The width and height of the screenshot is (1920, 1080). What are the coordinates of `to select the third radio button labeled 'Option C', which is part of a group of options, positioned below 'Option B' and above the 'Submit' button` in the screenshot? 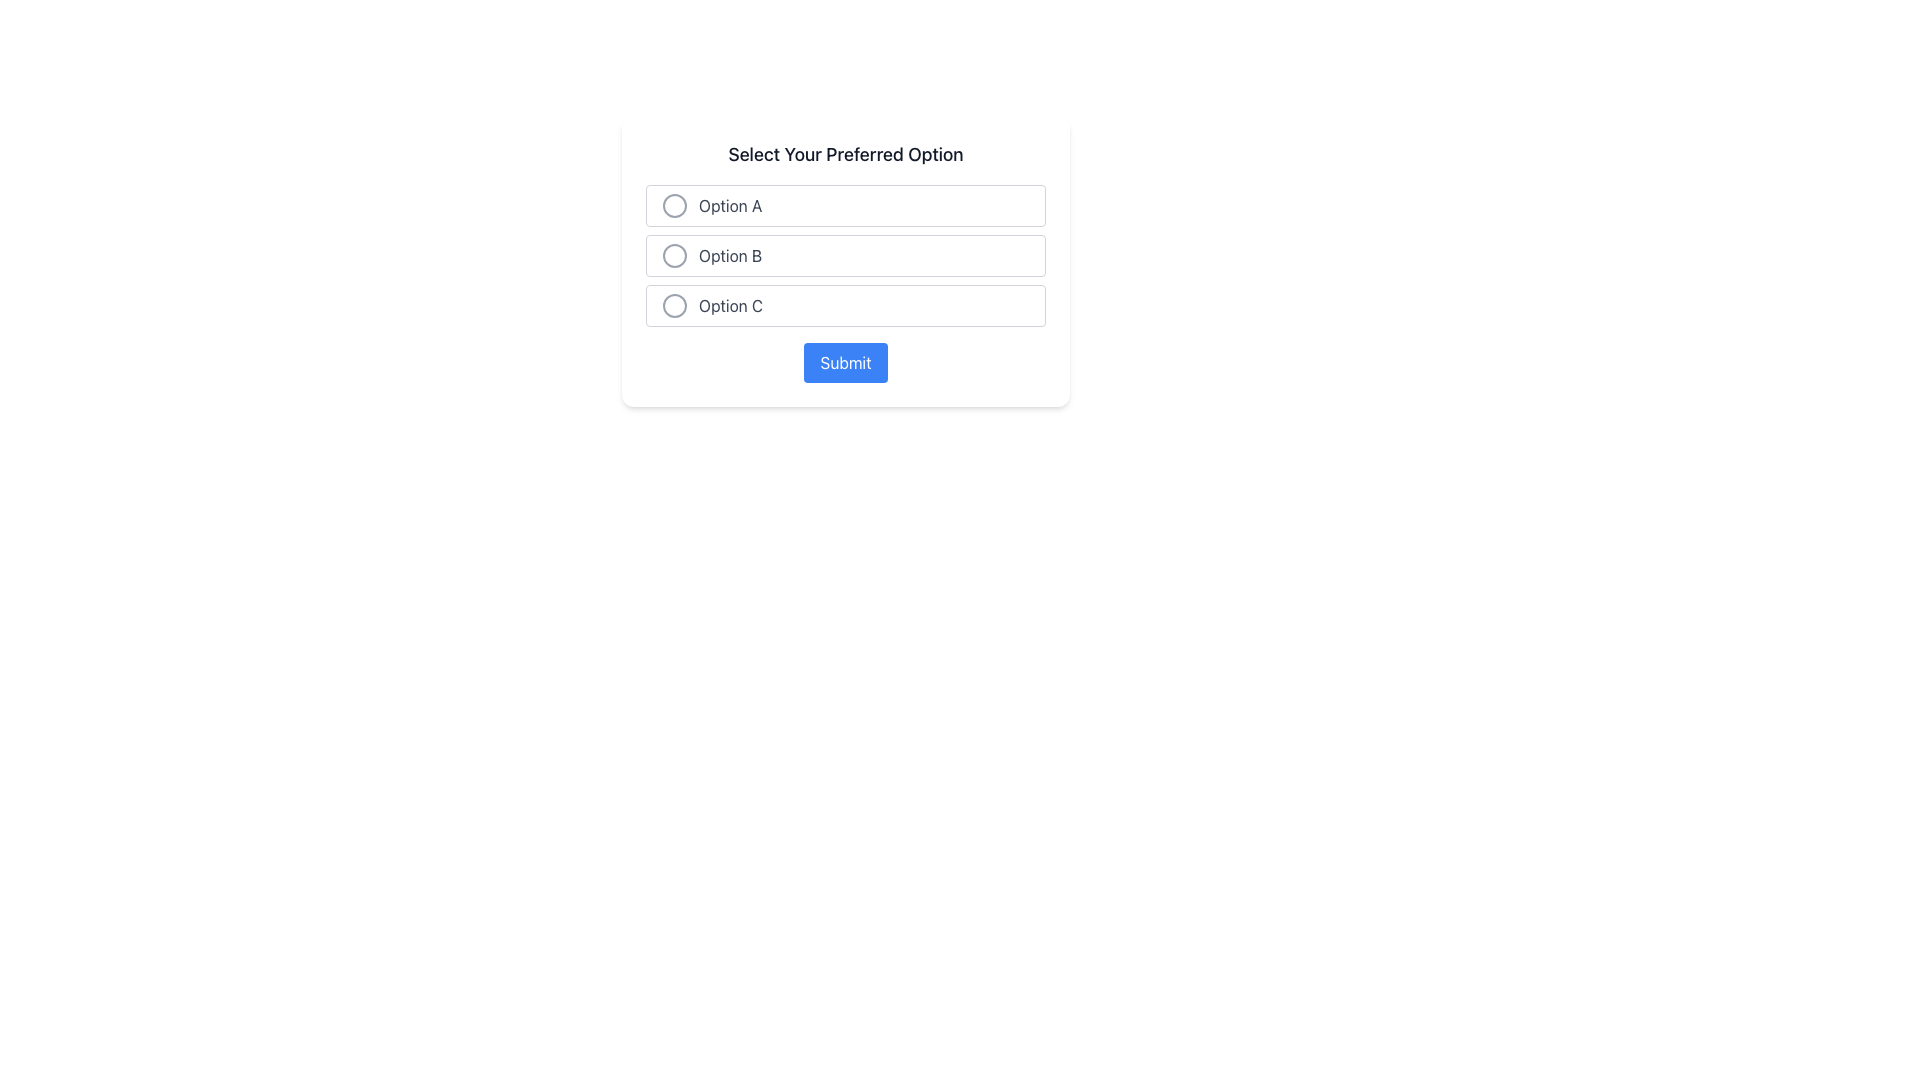 It's located at (845, 305).